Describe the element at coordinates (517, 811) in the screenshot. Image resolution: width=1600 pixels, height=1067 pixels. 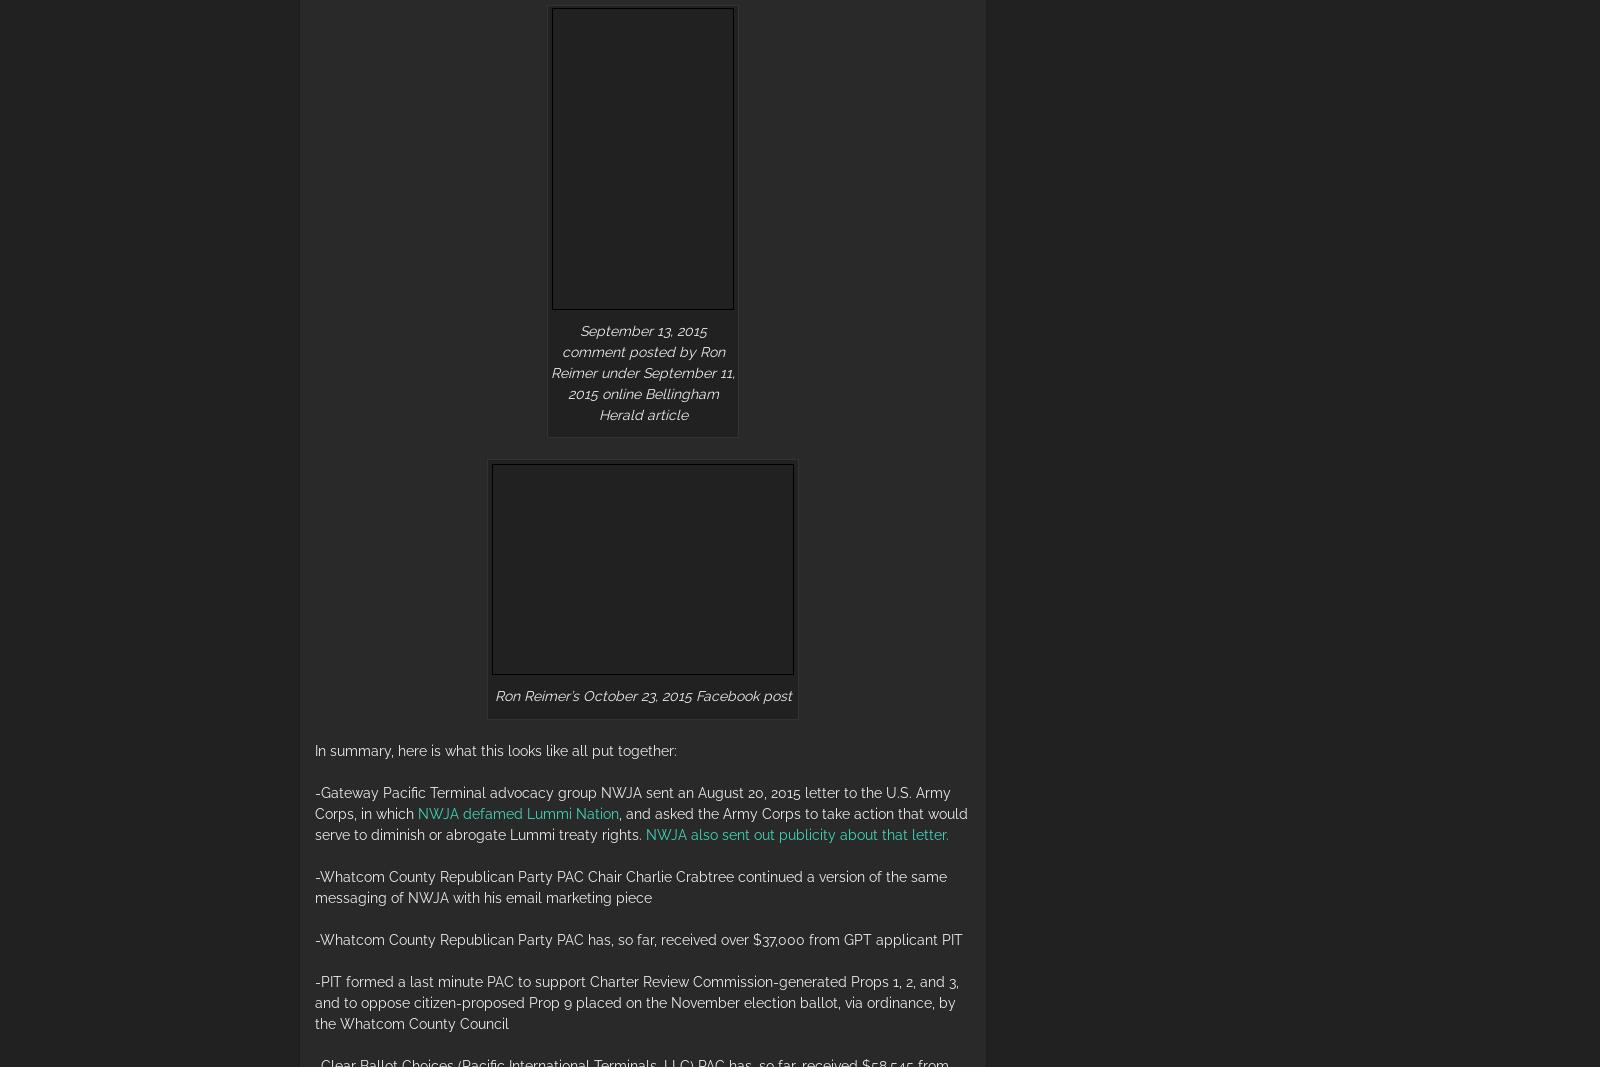
I see `'NWJA defamed Lummi Nation'` at that location.